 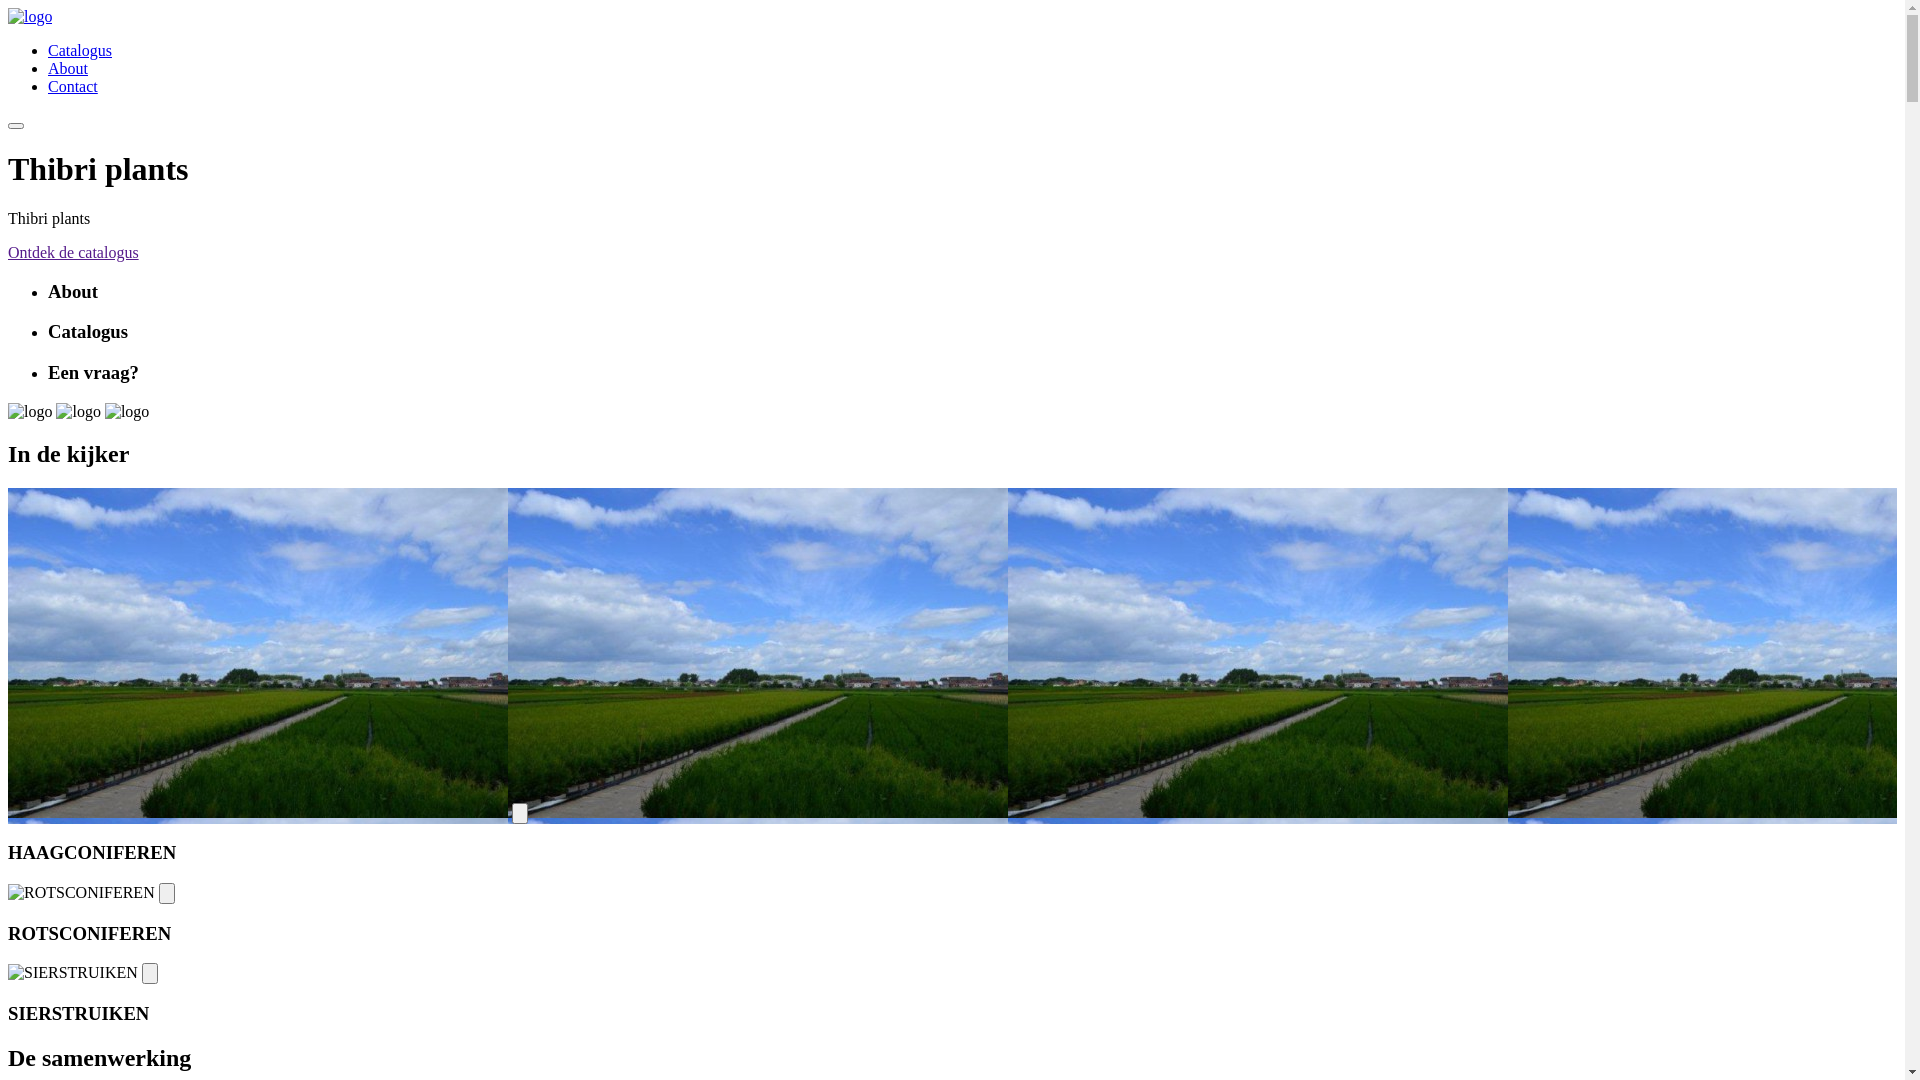 I want to click on 'Contact', so click(x=72, y=85).